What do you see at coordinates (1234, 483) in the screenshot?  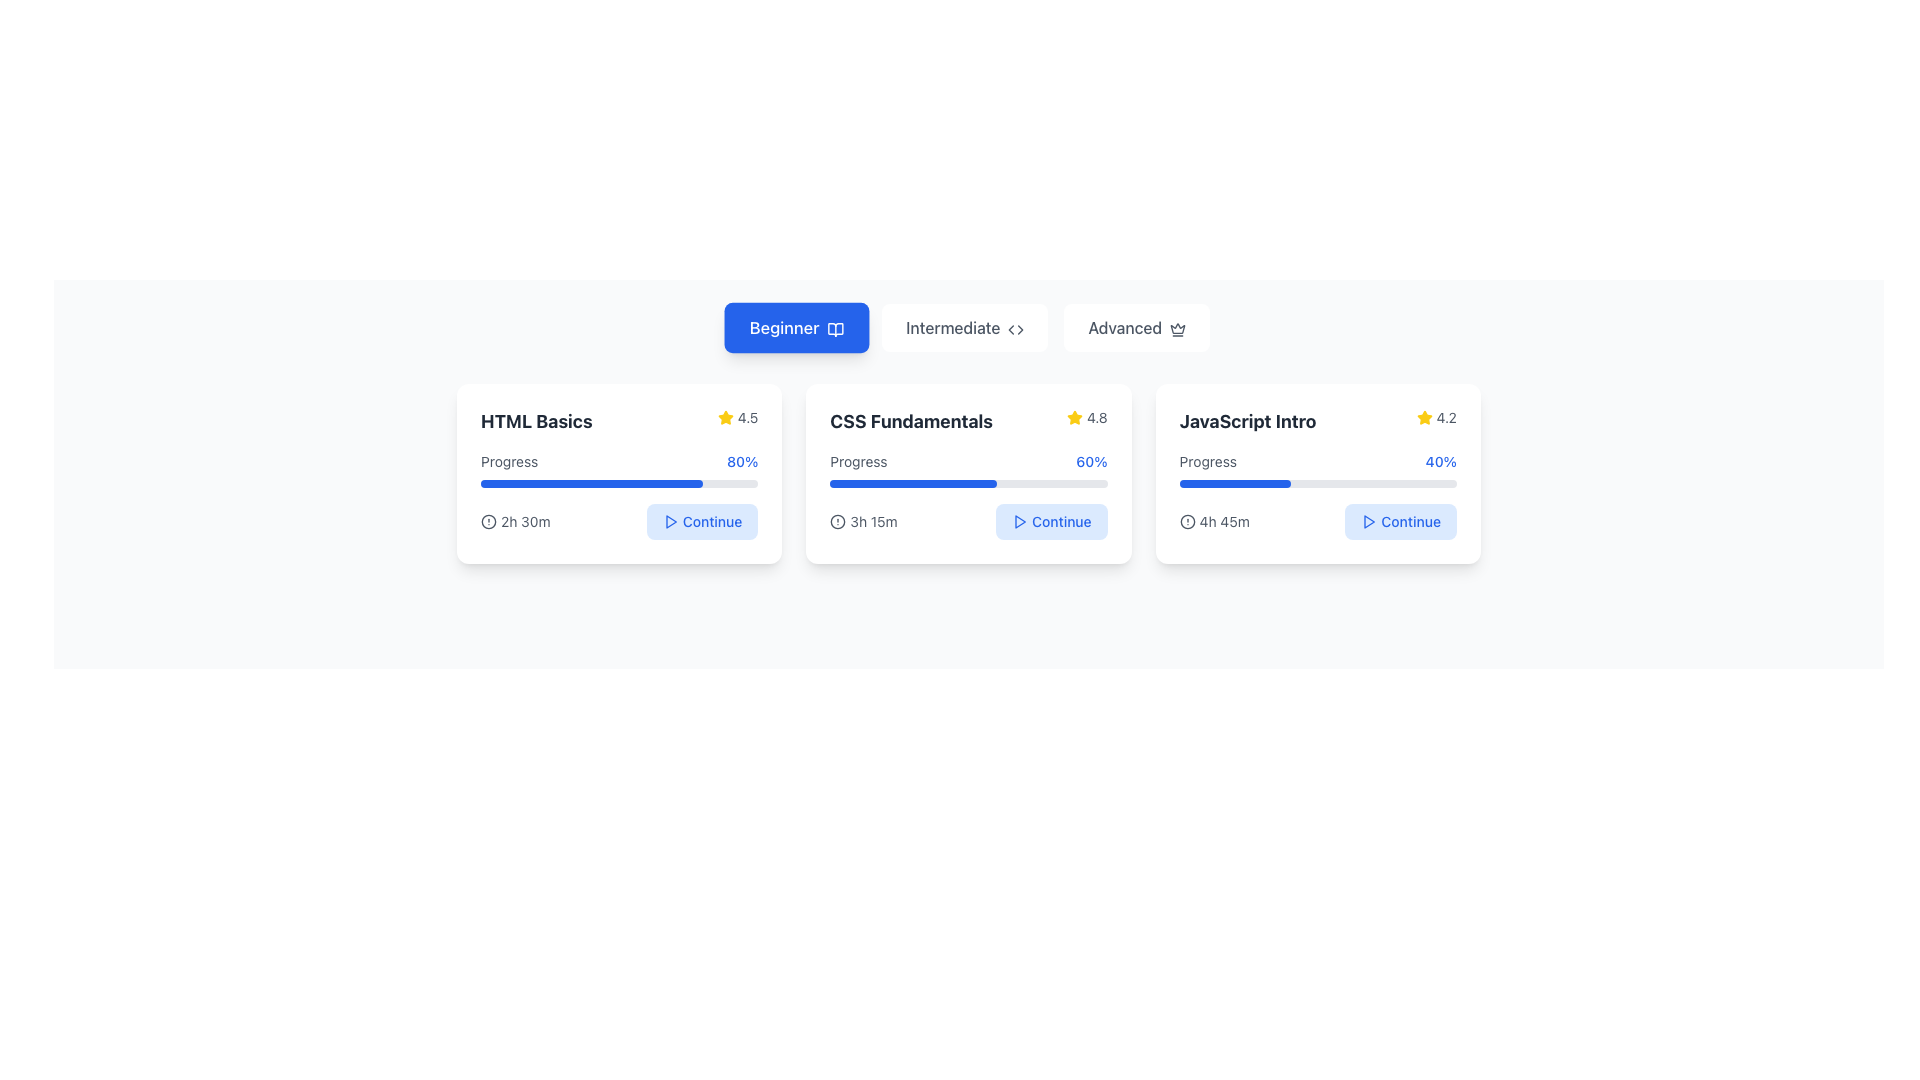 I see `the filled section of the progress bar representing 40% completion in the 'JavaScript Intro' card` at bounding box center [1234, 483].